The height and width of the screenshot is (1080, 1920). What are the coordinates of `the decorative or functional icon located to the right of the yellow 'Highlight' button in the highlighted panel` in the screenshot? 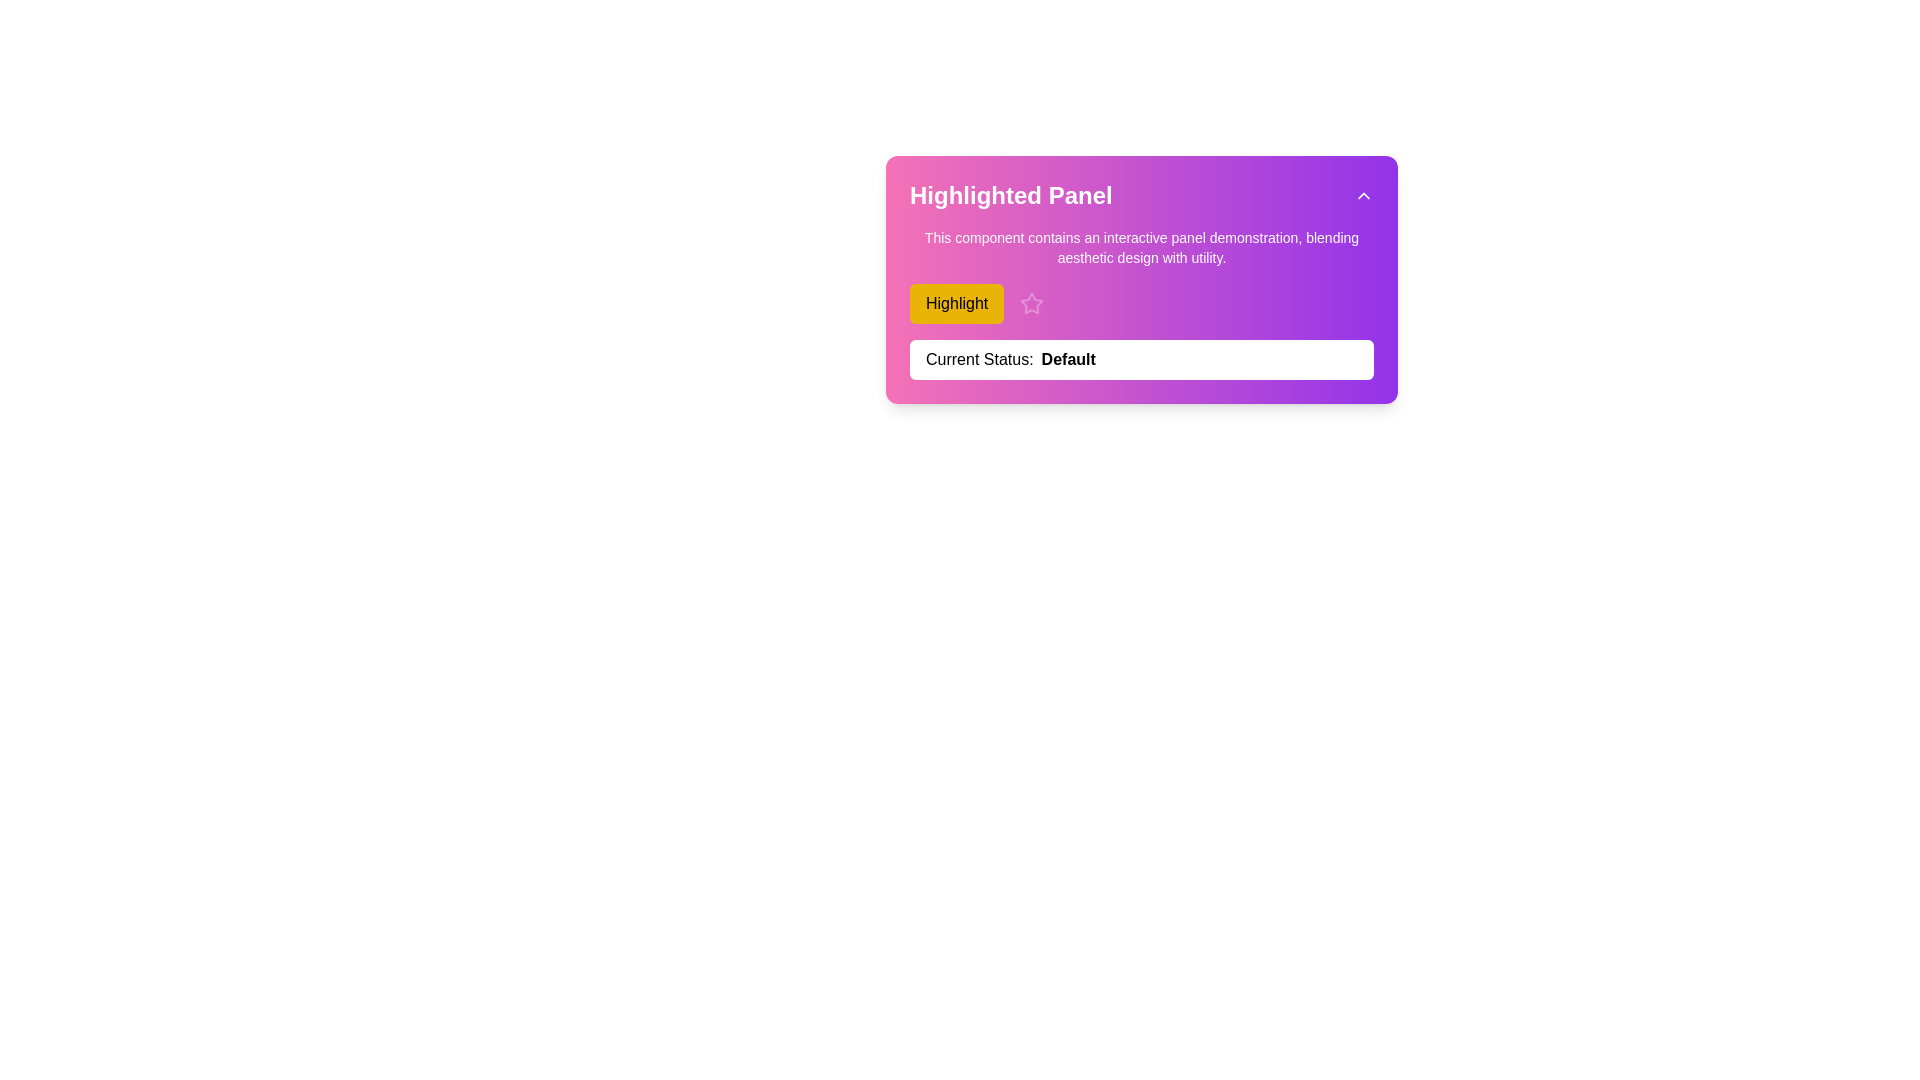 It's located at (1032, 303).